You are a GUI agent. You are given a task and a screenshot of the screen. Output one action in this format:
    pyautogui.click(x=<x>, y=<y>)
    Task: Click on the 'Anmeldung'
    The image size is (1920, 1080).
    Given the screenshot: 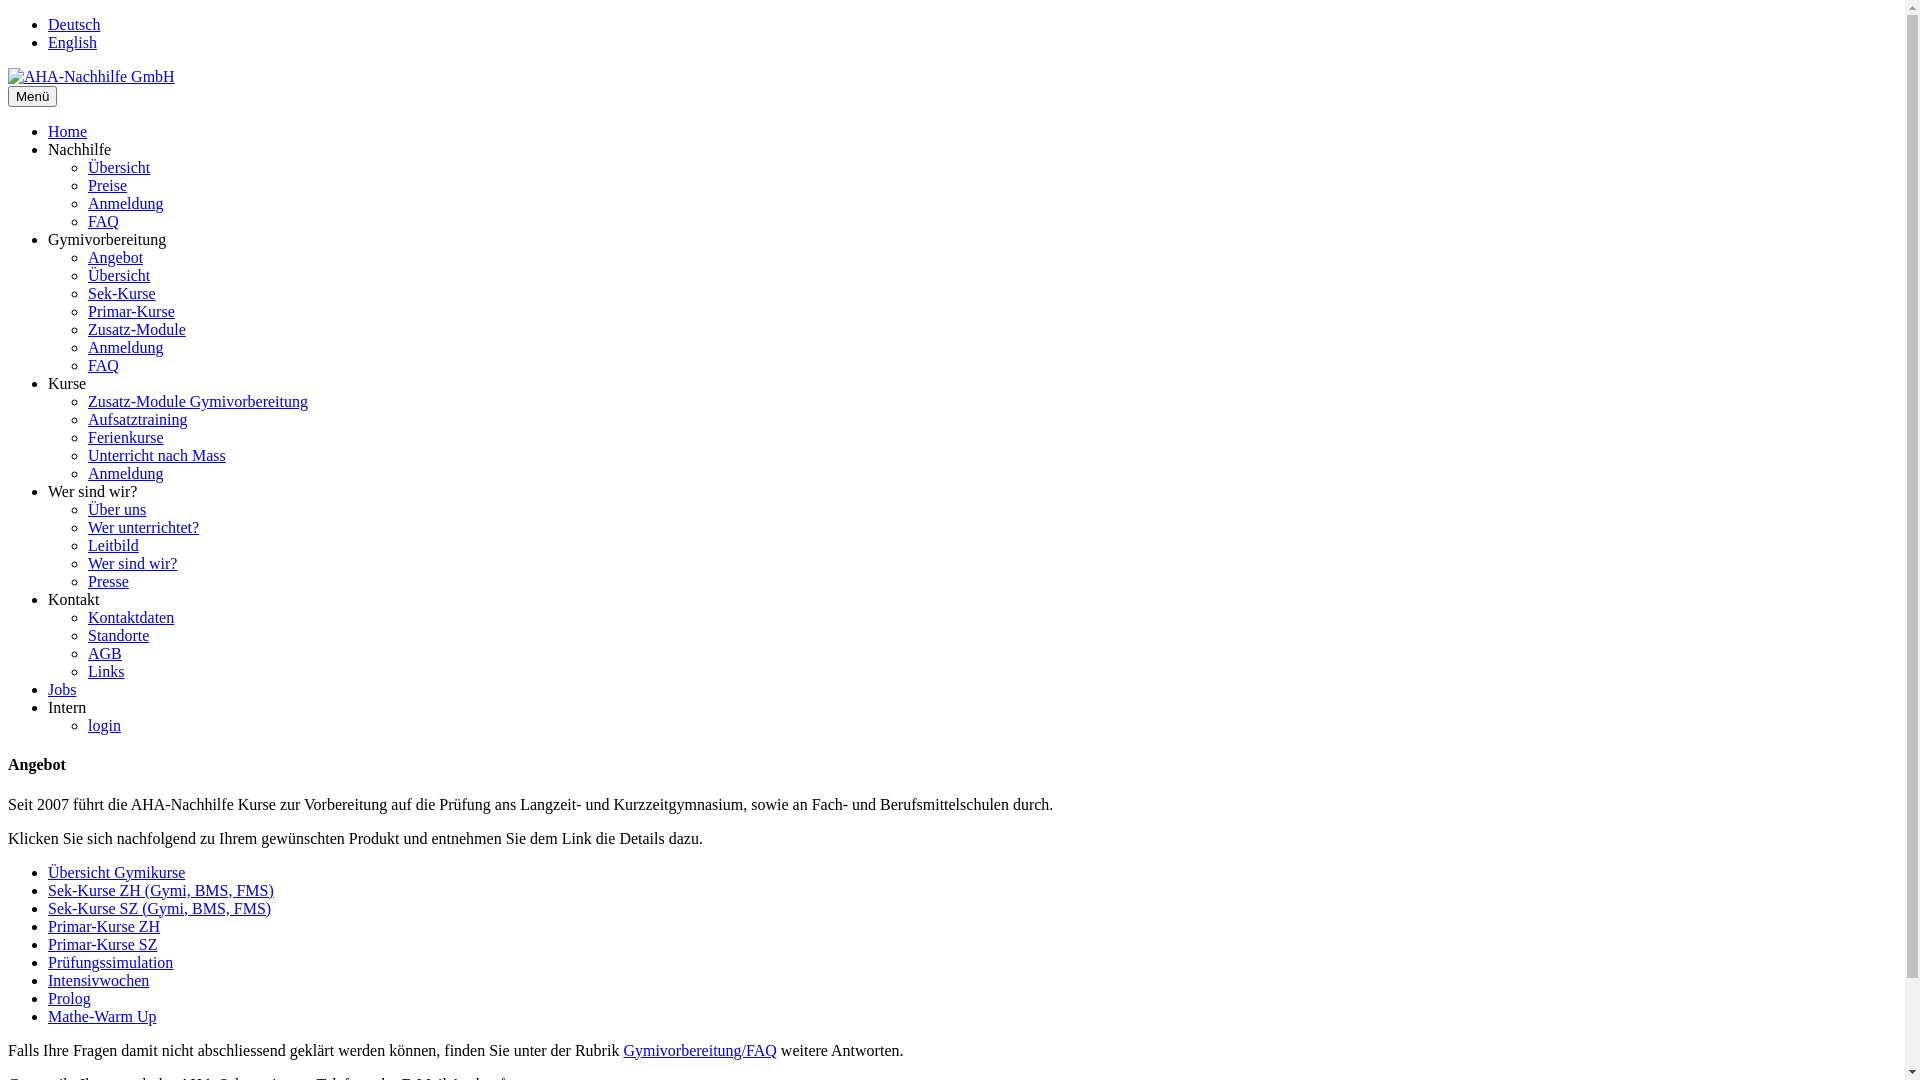 What is the action you would take?
    pyautogui.click(x=124, y=346)
    